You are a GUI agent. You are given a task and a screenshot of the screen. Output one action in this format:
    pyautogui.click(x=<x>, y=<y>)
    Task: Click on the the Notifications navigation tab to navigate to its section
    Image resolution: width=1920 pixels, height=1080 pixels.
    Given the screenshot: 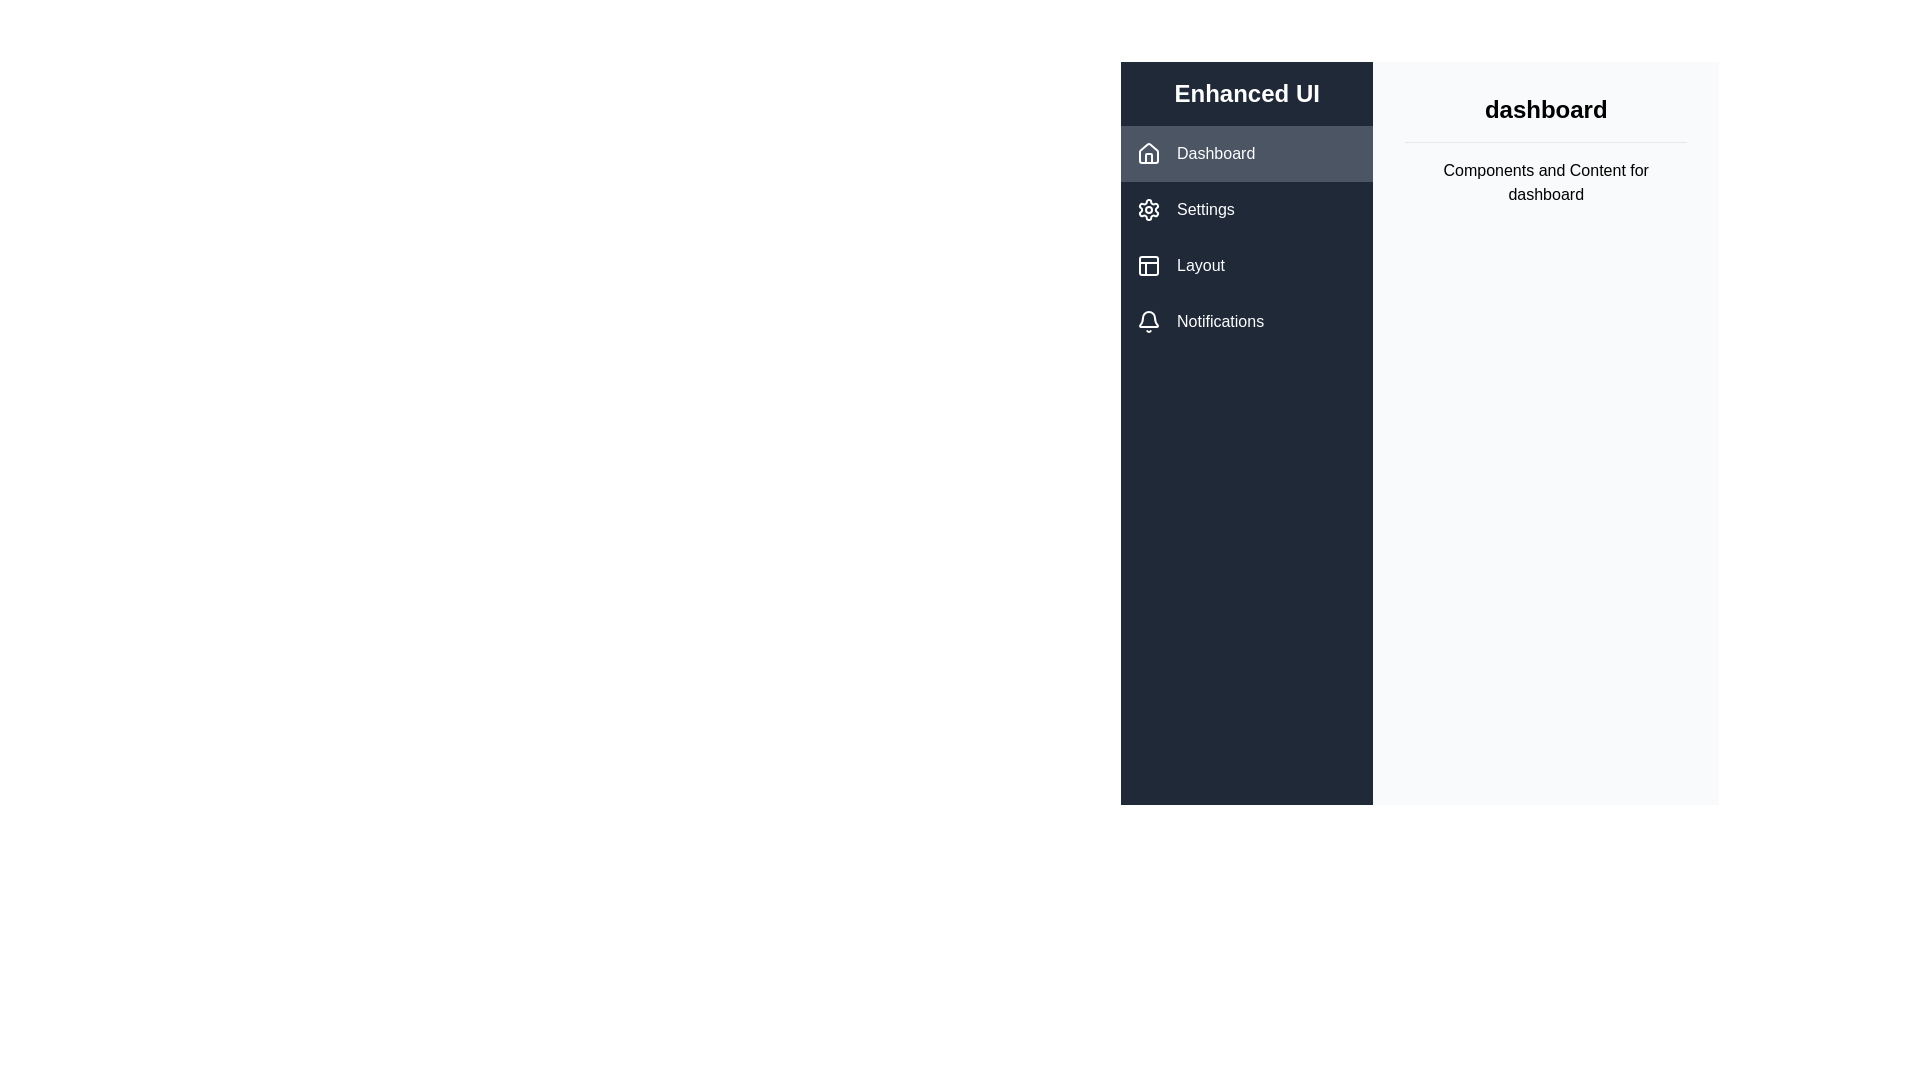 What is the action you would take?
    pyautogui.click(x=1246, y=320)
    